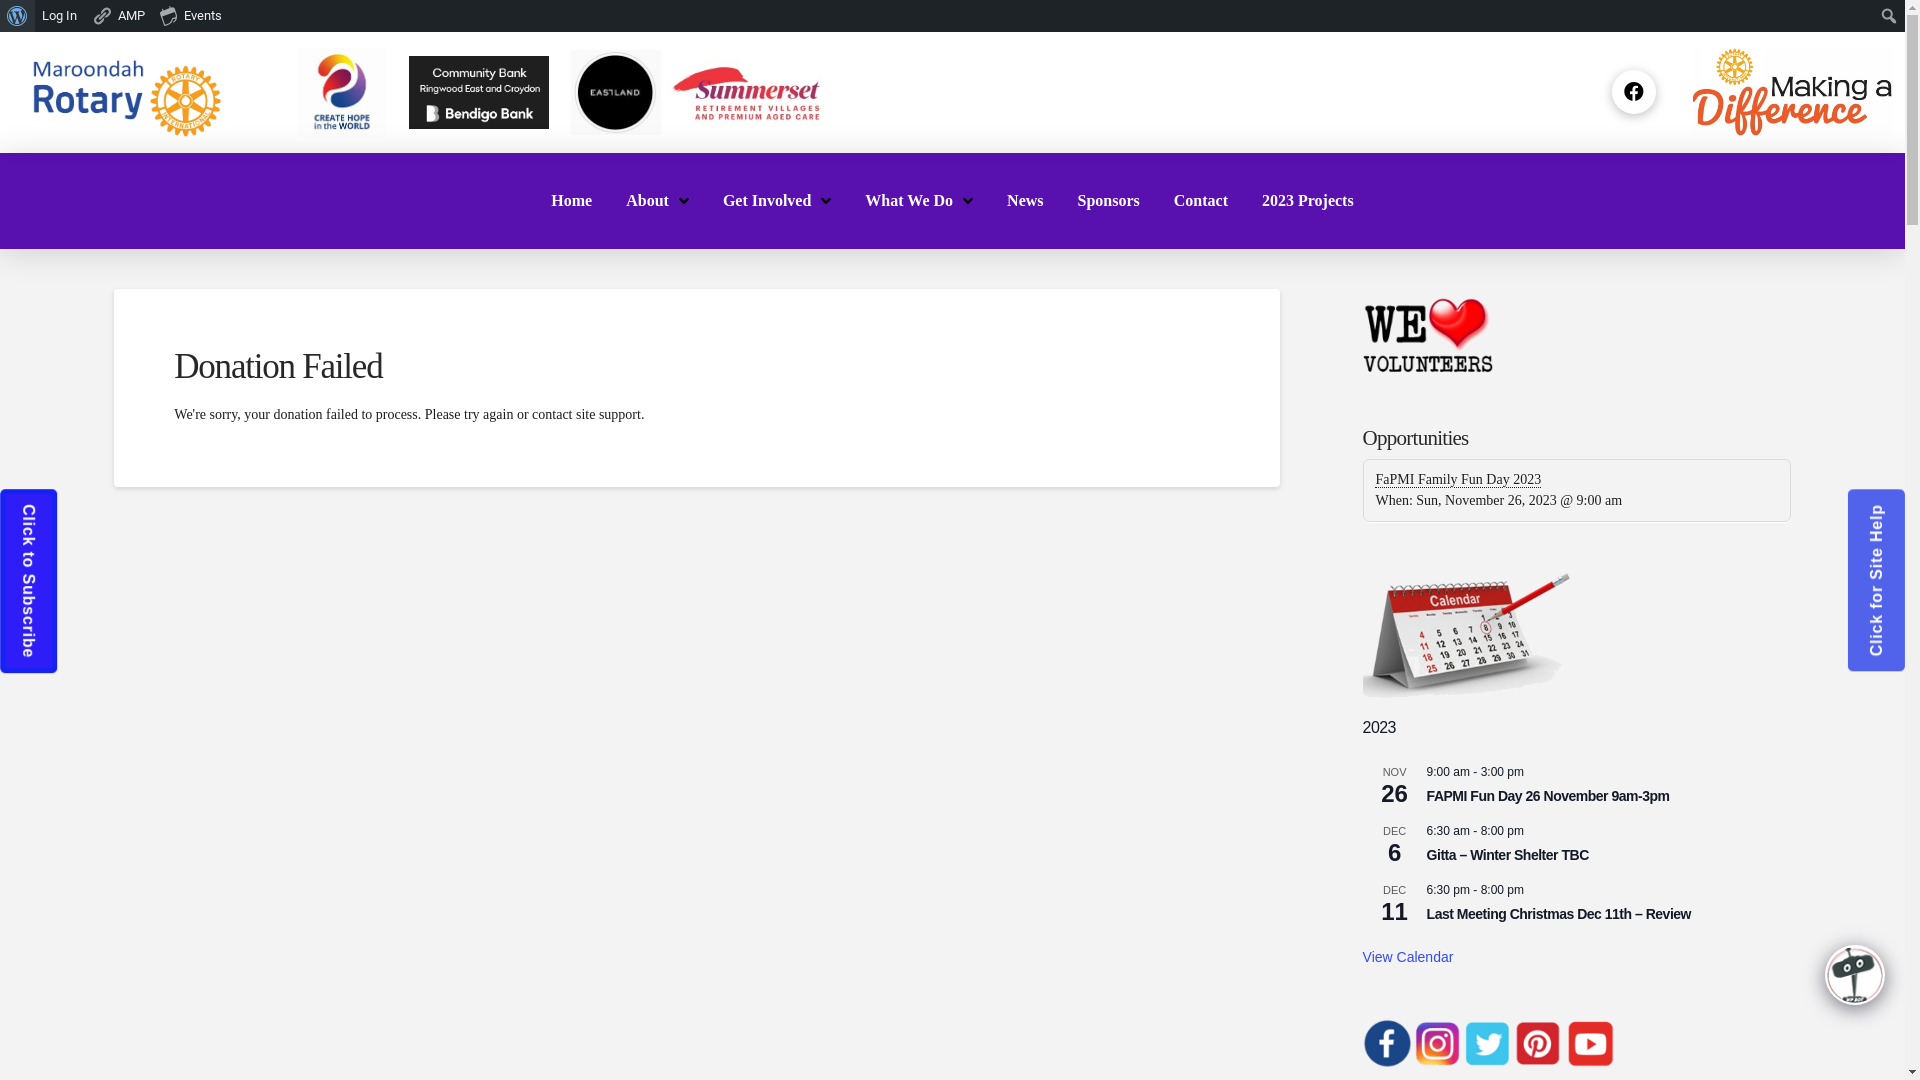 This screenshot has width=1920, height=1080. I want to click on 'FaPMI Family Fun Day 2023', so click(1458, 479).